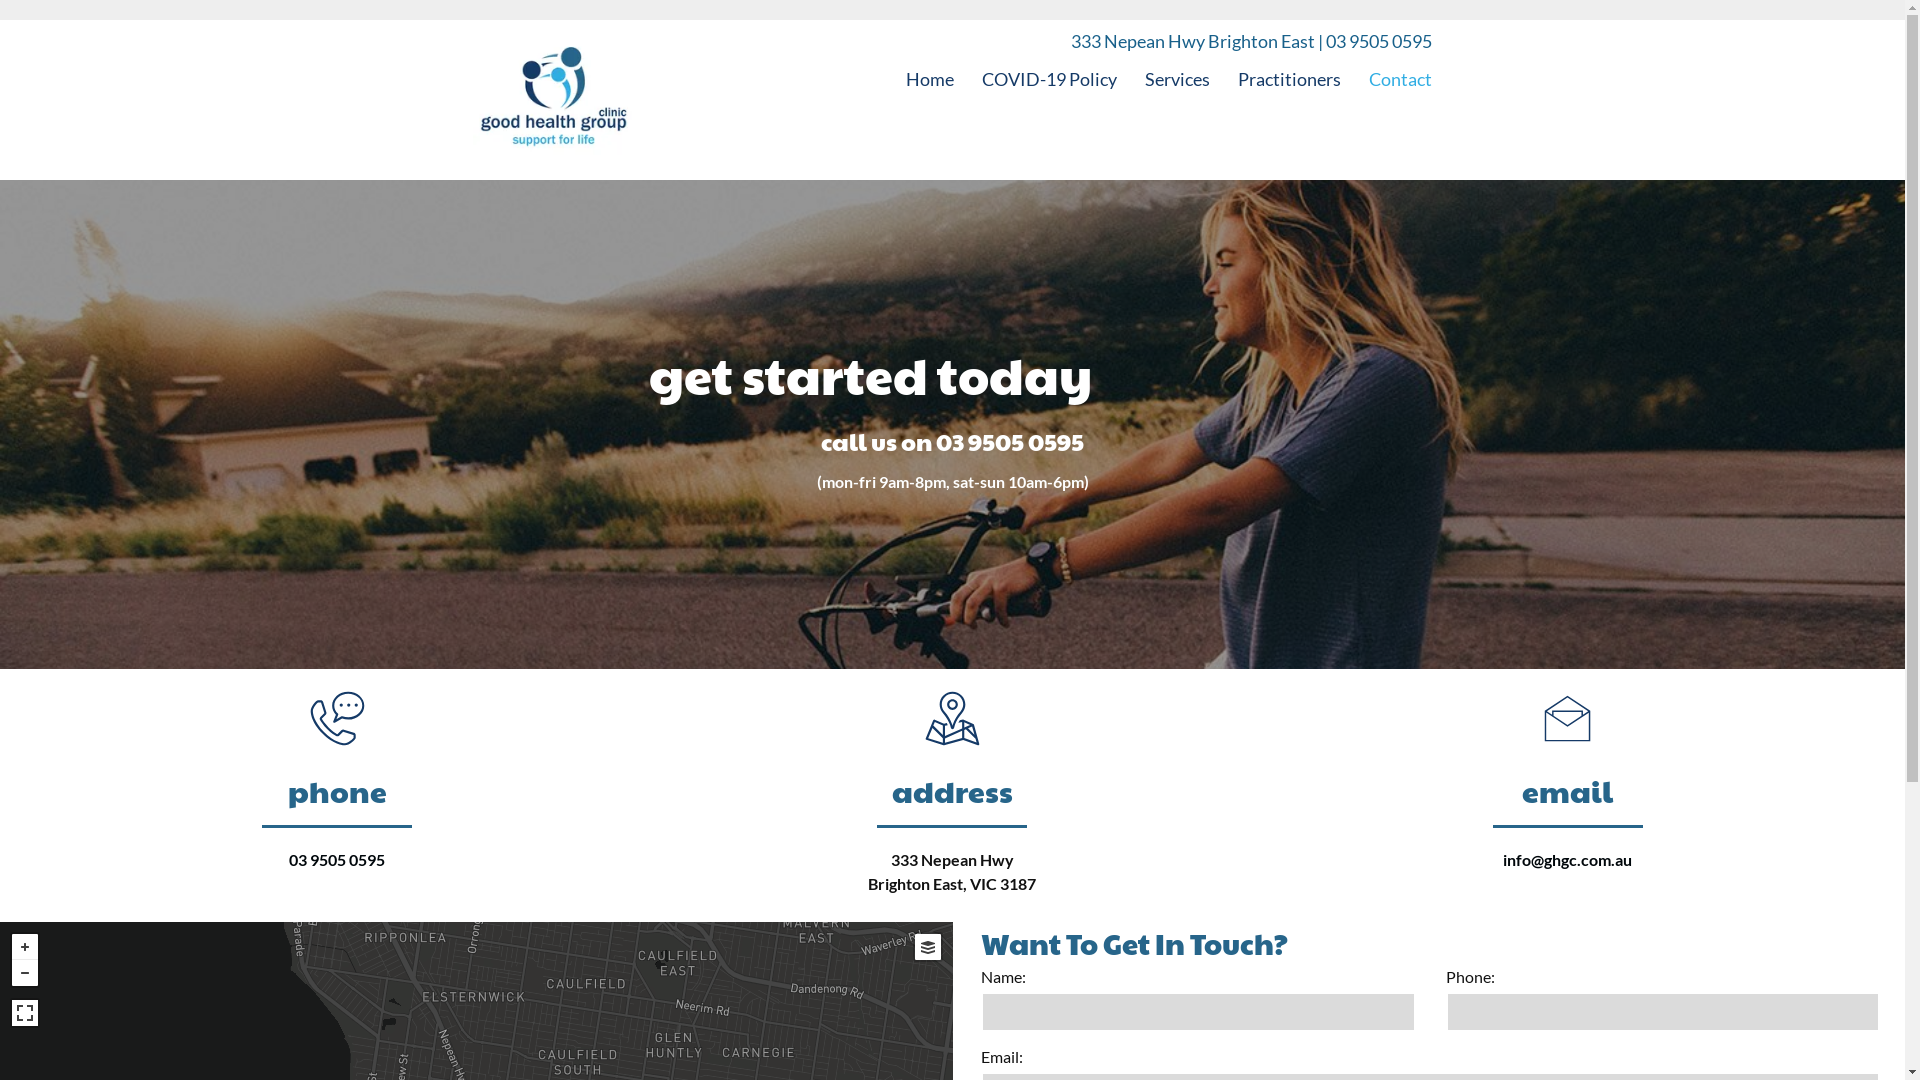  I want to click on 'Practitioners', so click(1289, 77).